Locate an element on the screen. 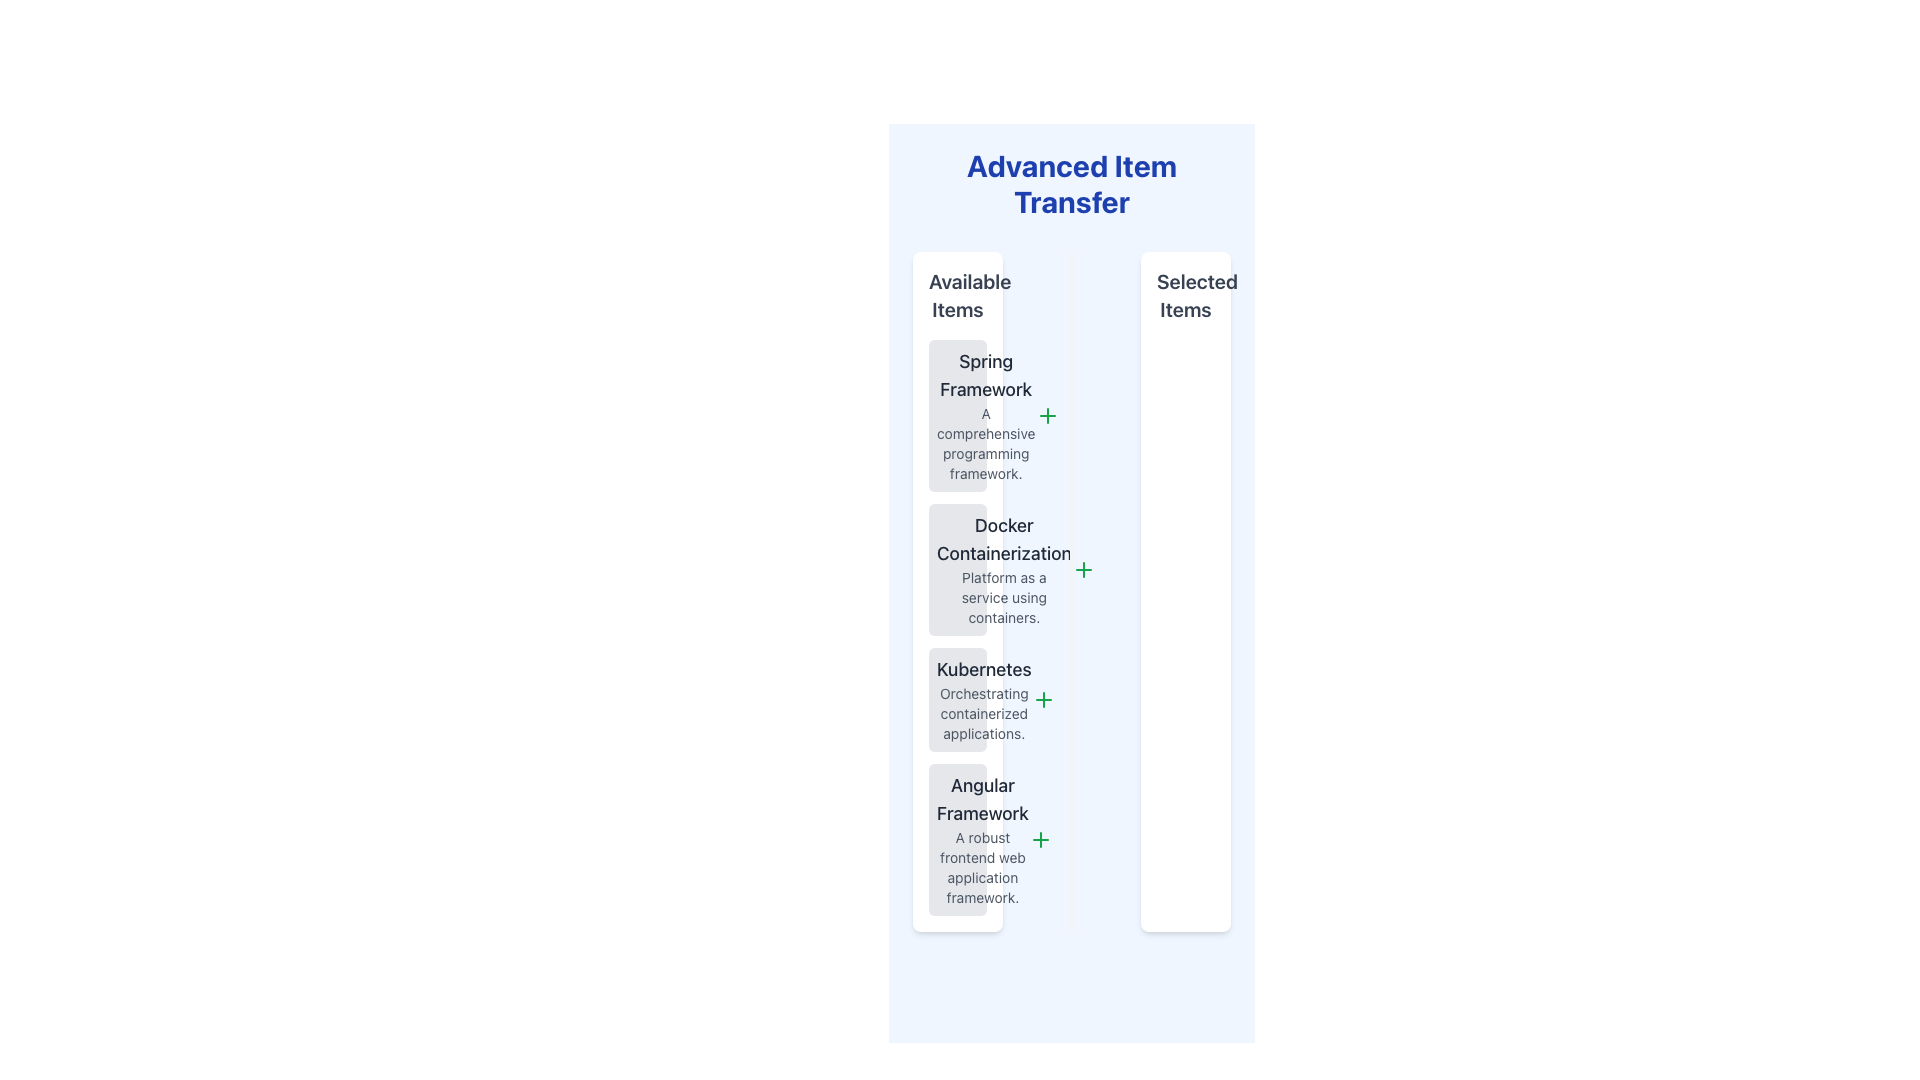 The height and width of the screenshot is (1080, 1920). the button located on the far right side of the gray rounded box containing the text 'Docker Containerization' is located at coordinates (1082, 570).